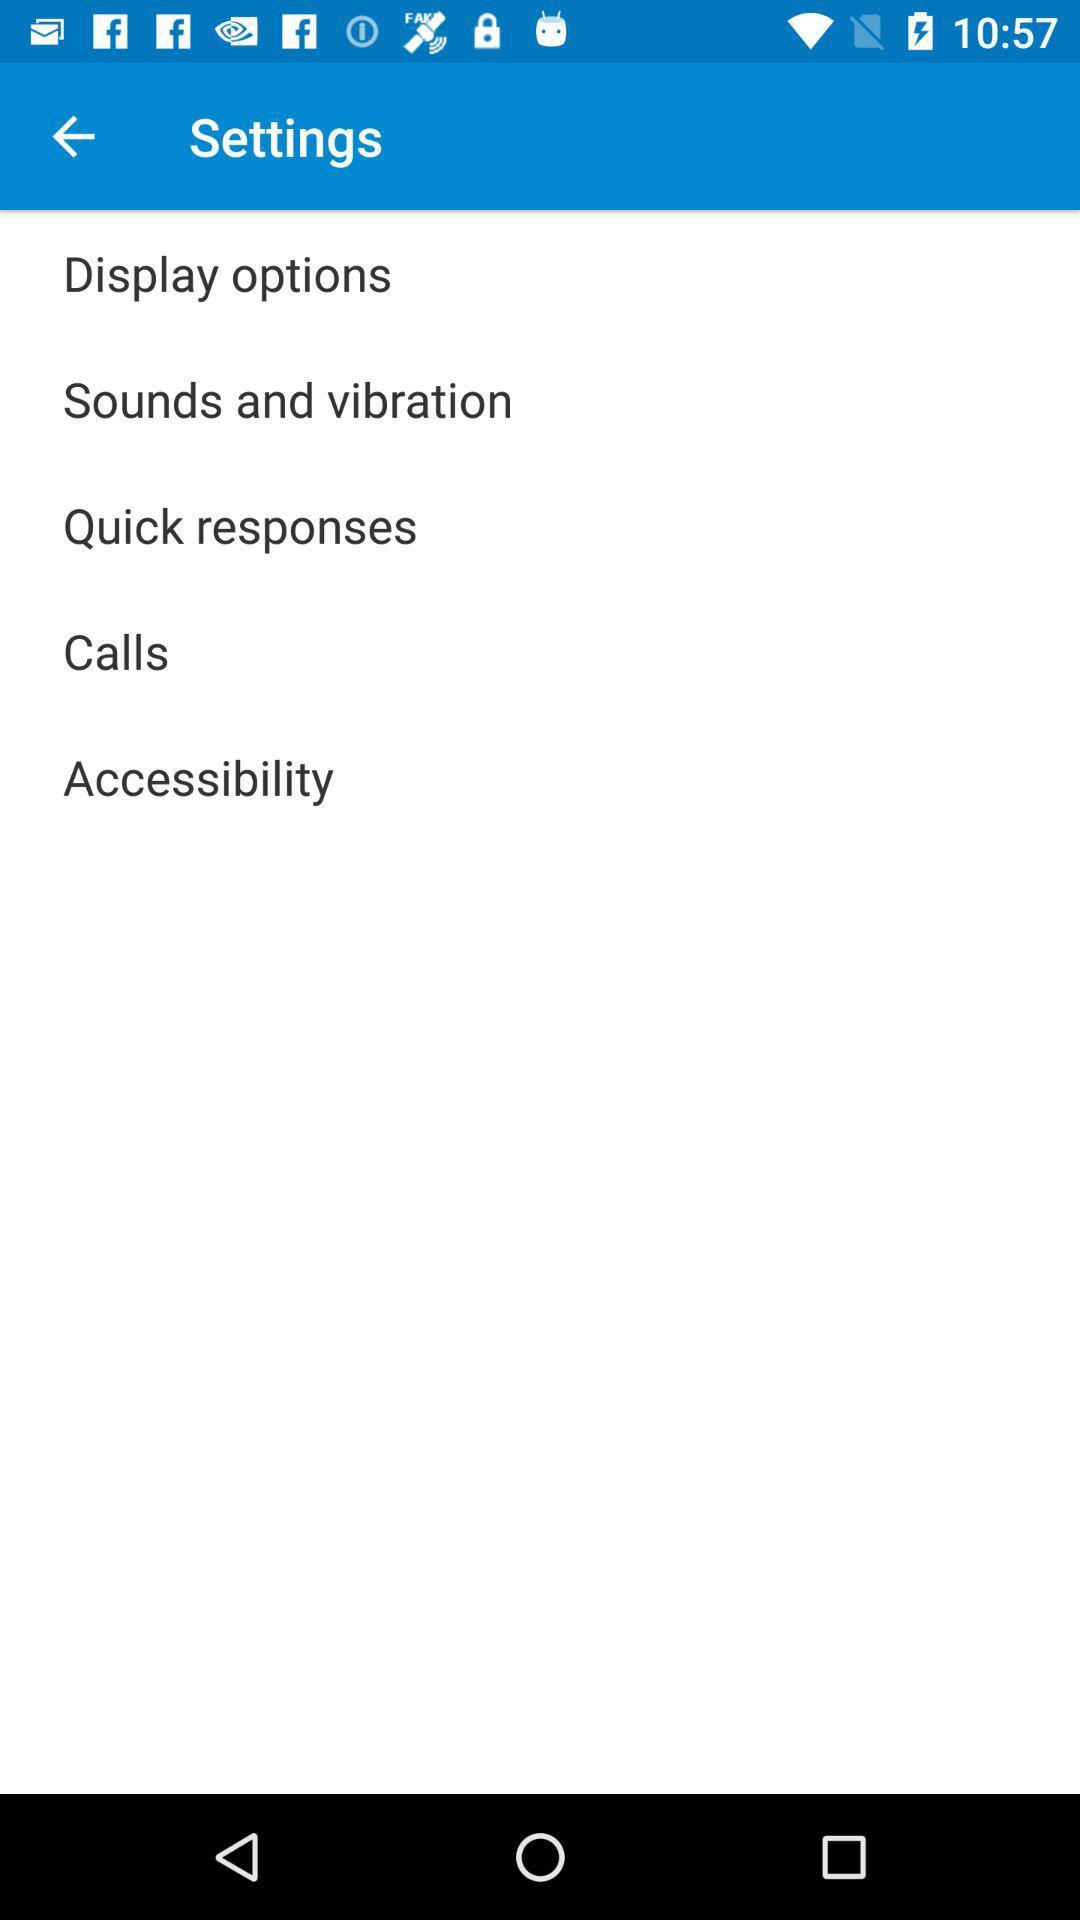 The width and height of the screenshot is (1080, 1920). What do you see at coordinates (239, 524) in the screenshot?
I see `the icon below sounds and vibration` at bounding box center [239, 524].